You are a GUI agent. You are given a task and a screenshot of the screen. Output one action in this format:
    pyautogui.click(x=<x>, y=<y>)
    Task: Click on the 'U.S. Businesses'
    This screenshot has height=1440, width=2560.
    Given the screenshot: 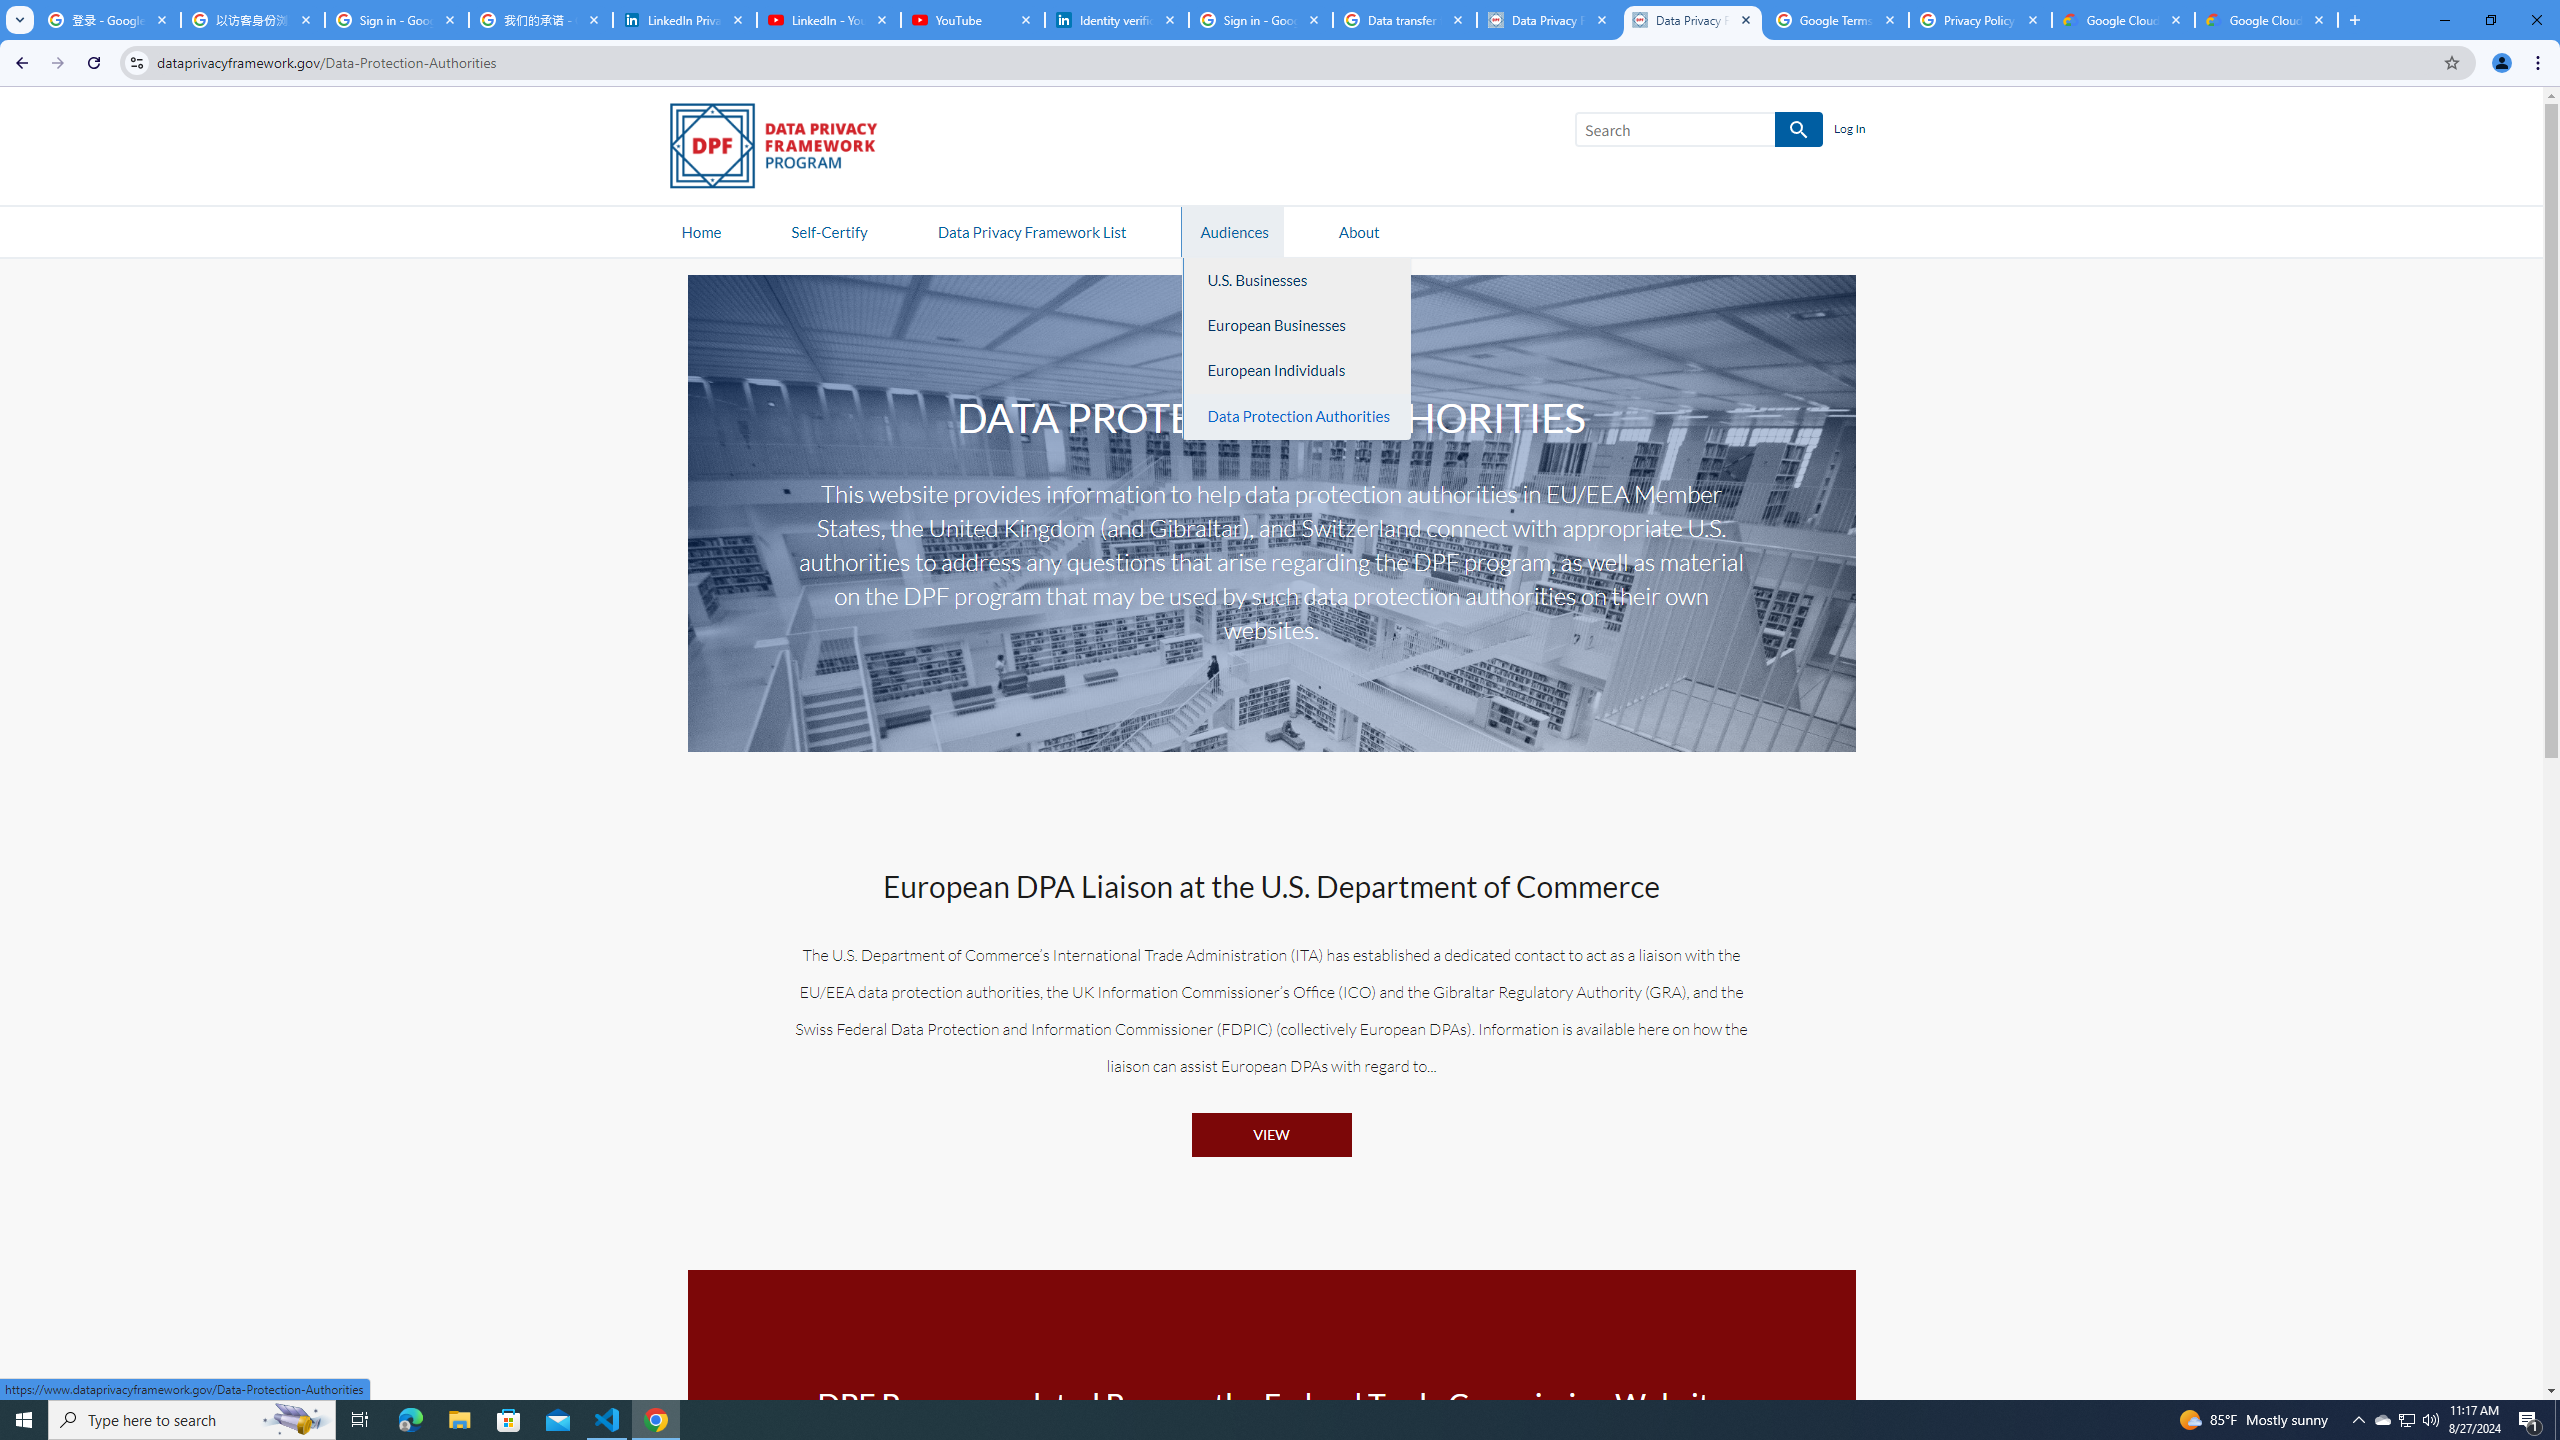 What is the action you would take?
    pyautogui.click(x=1299, y=279)
    